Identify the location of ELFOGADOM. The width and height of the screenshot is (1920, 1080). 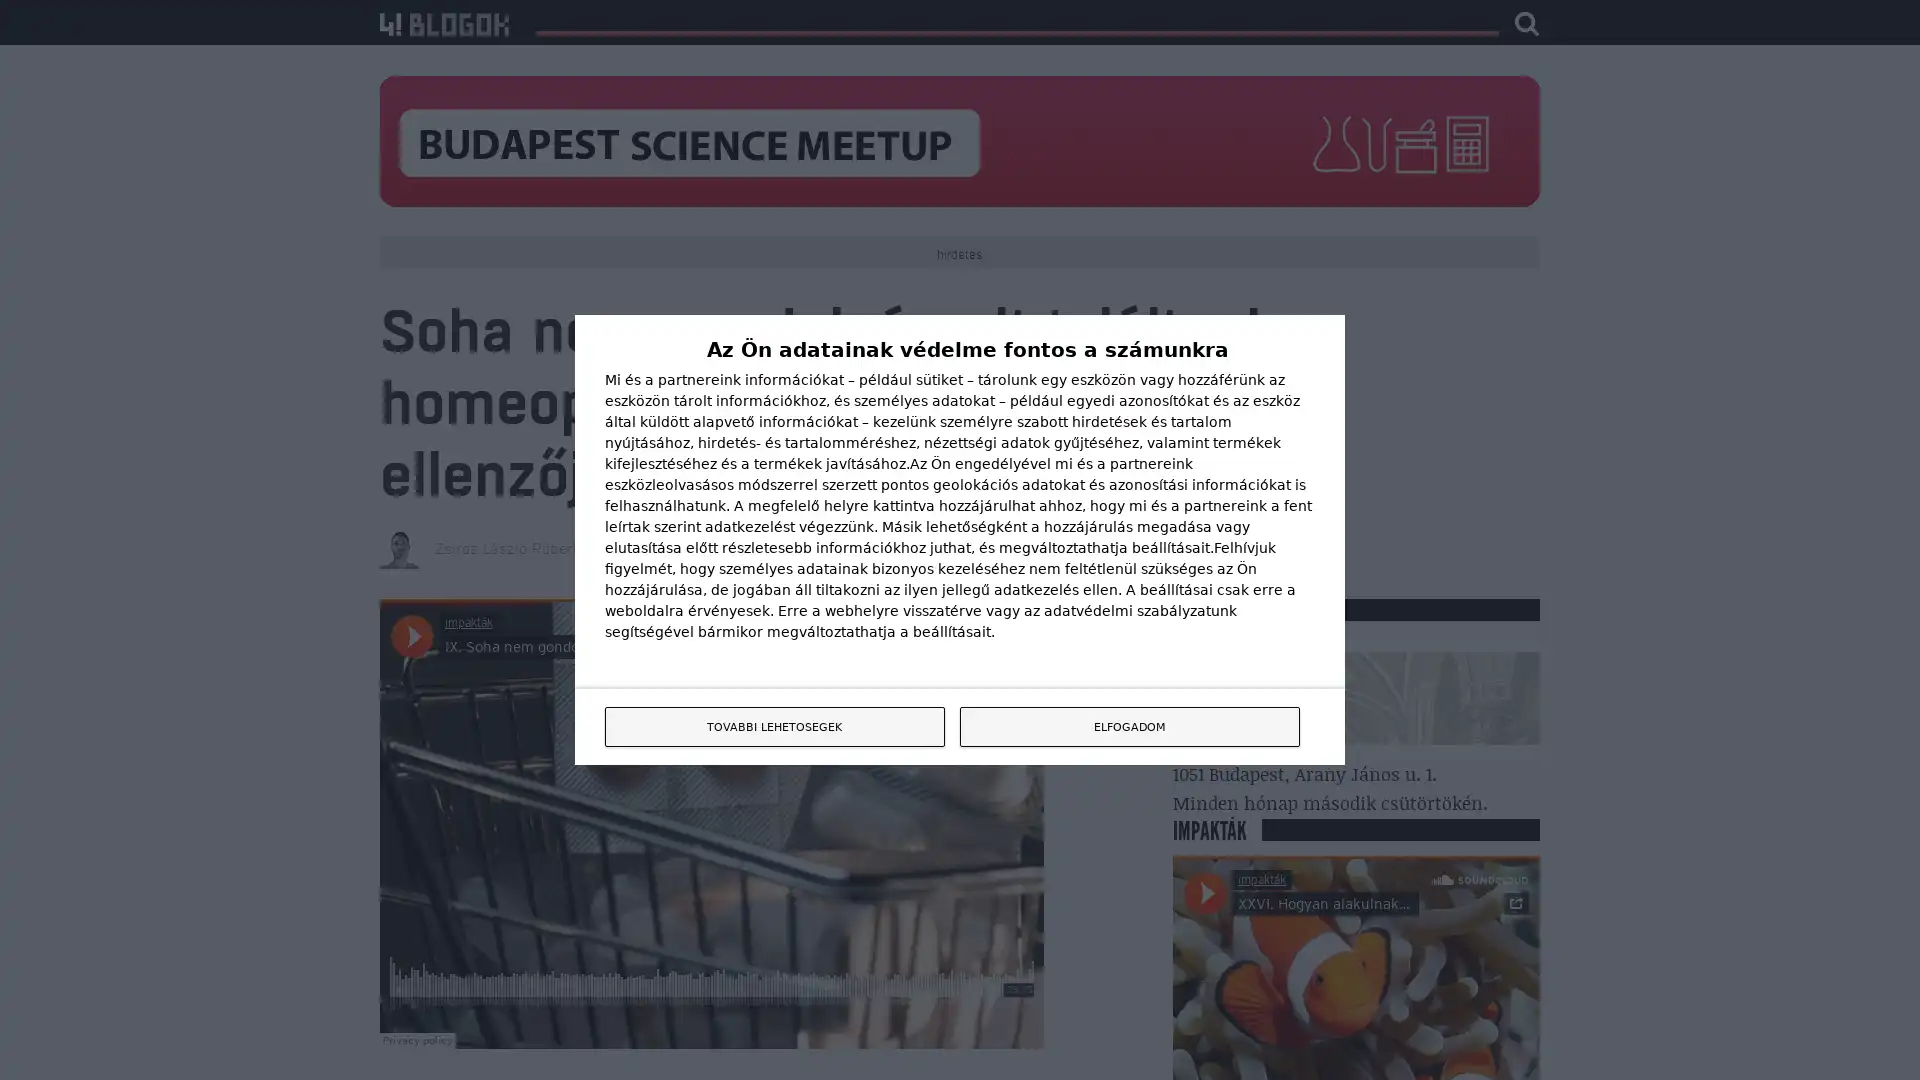
(1129, 726).